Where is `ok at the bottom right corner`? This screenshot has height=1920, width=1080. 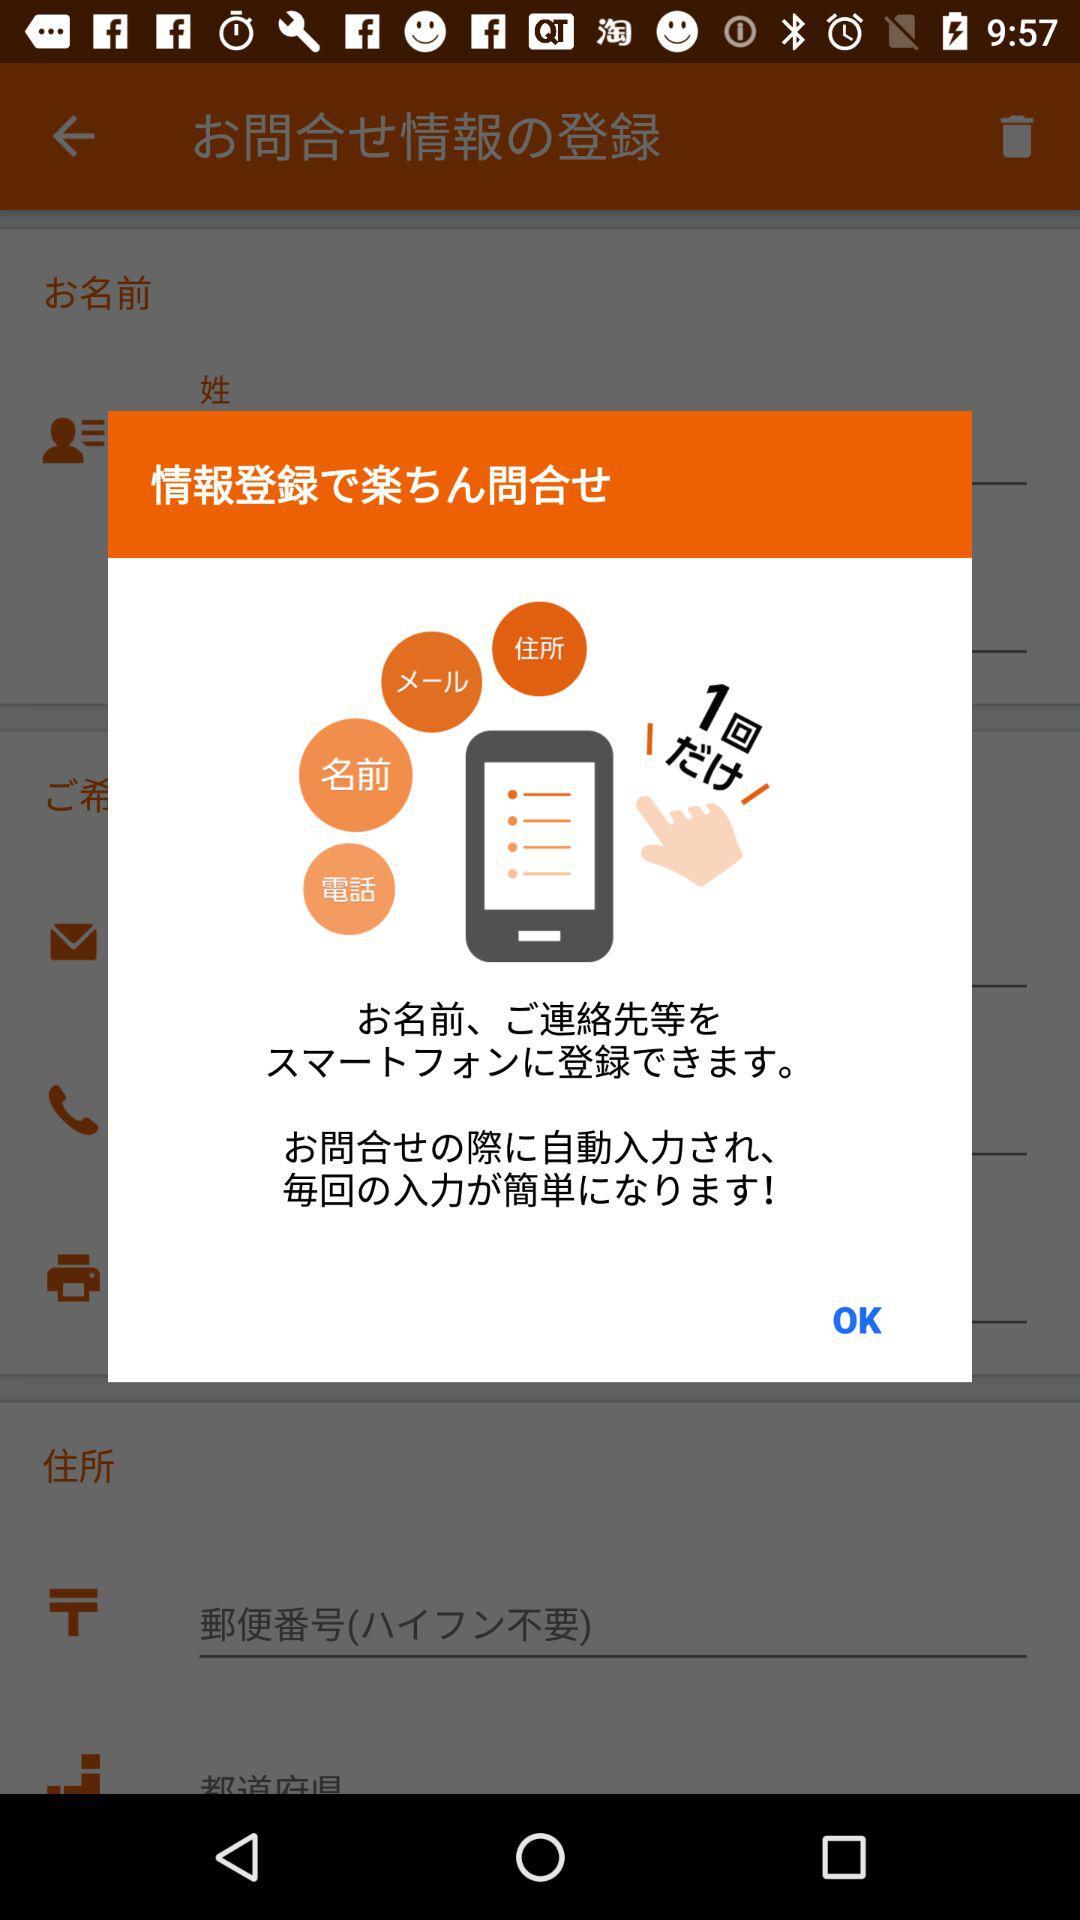
ok at the bottom right corner is located at coordinates (855, 1319).